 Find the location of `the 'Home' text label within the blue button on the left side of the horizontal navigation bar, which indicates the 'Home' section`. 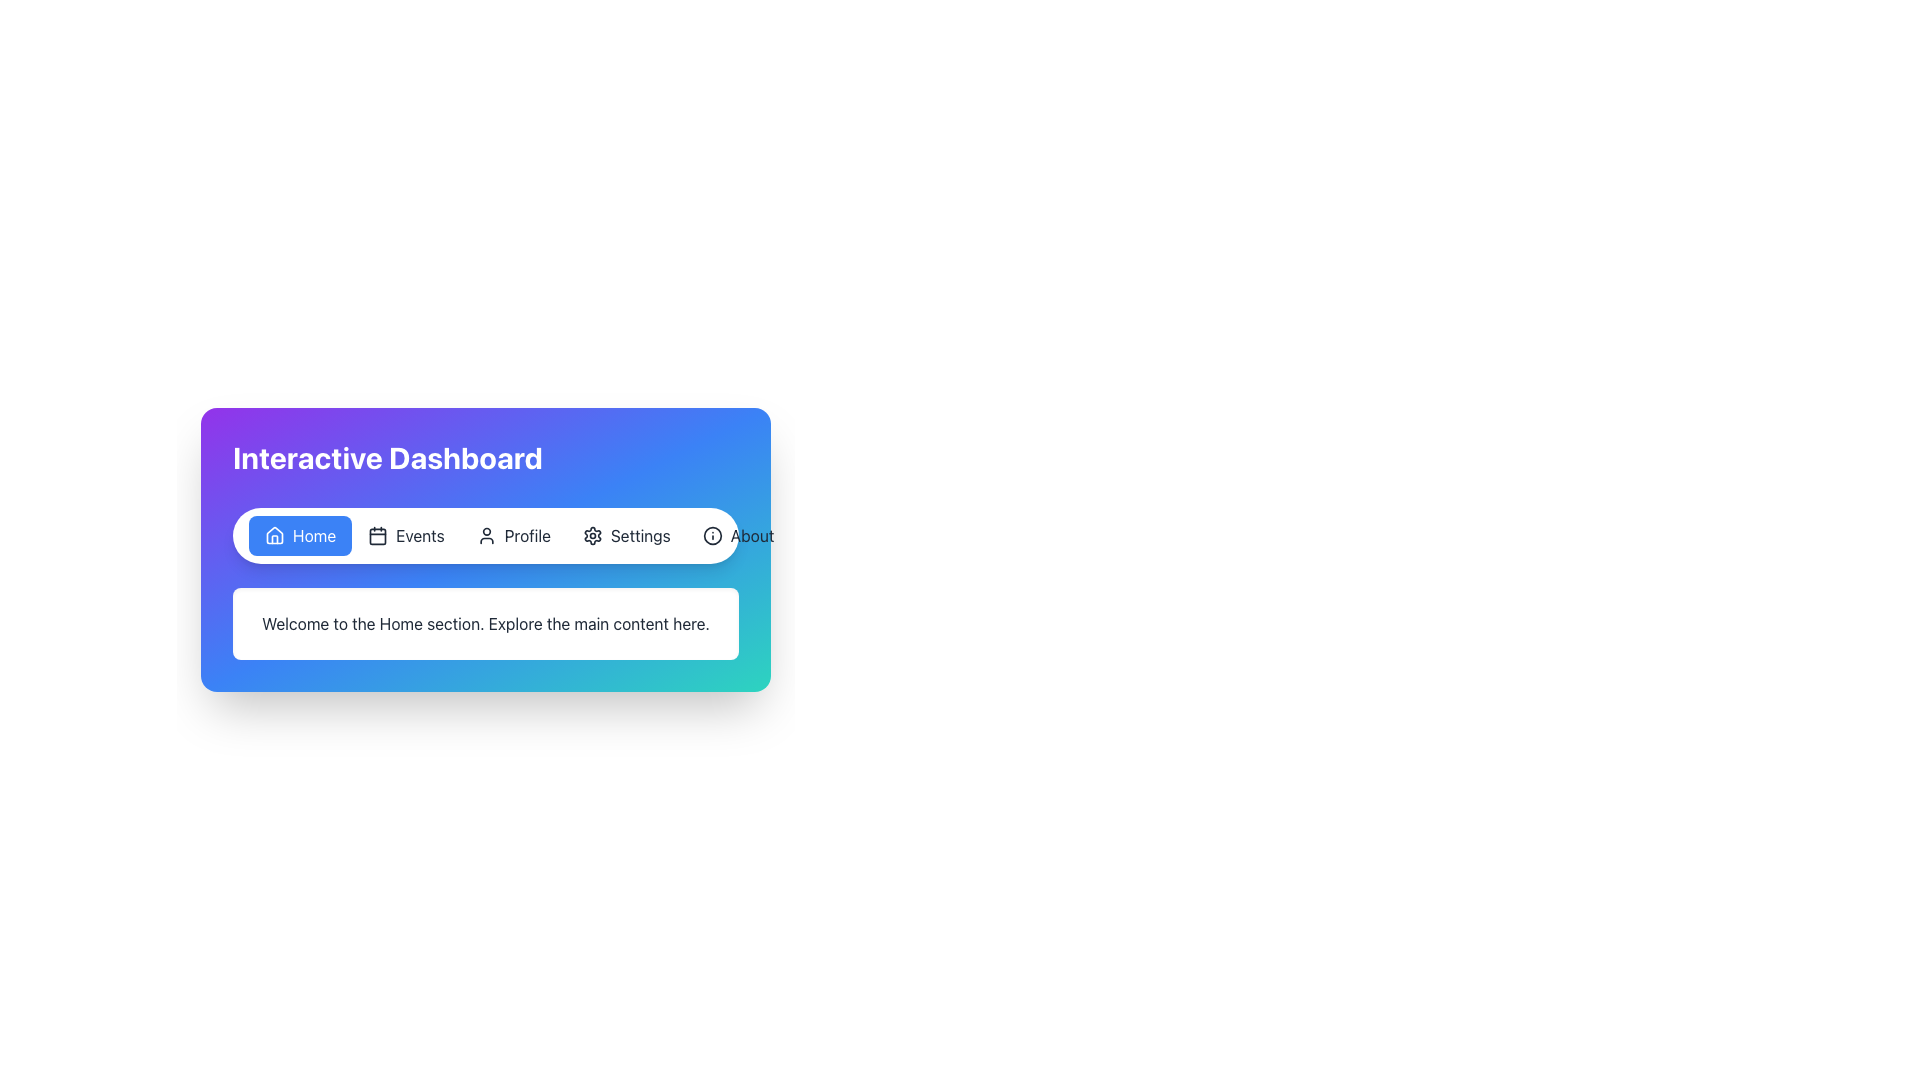

the 'Home' text label within the blue button on the left side of the horizontal navigation bar, which indicates the 'Home' section is located at coordinates (313, 535).